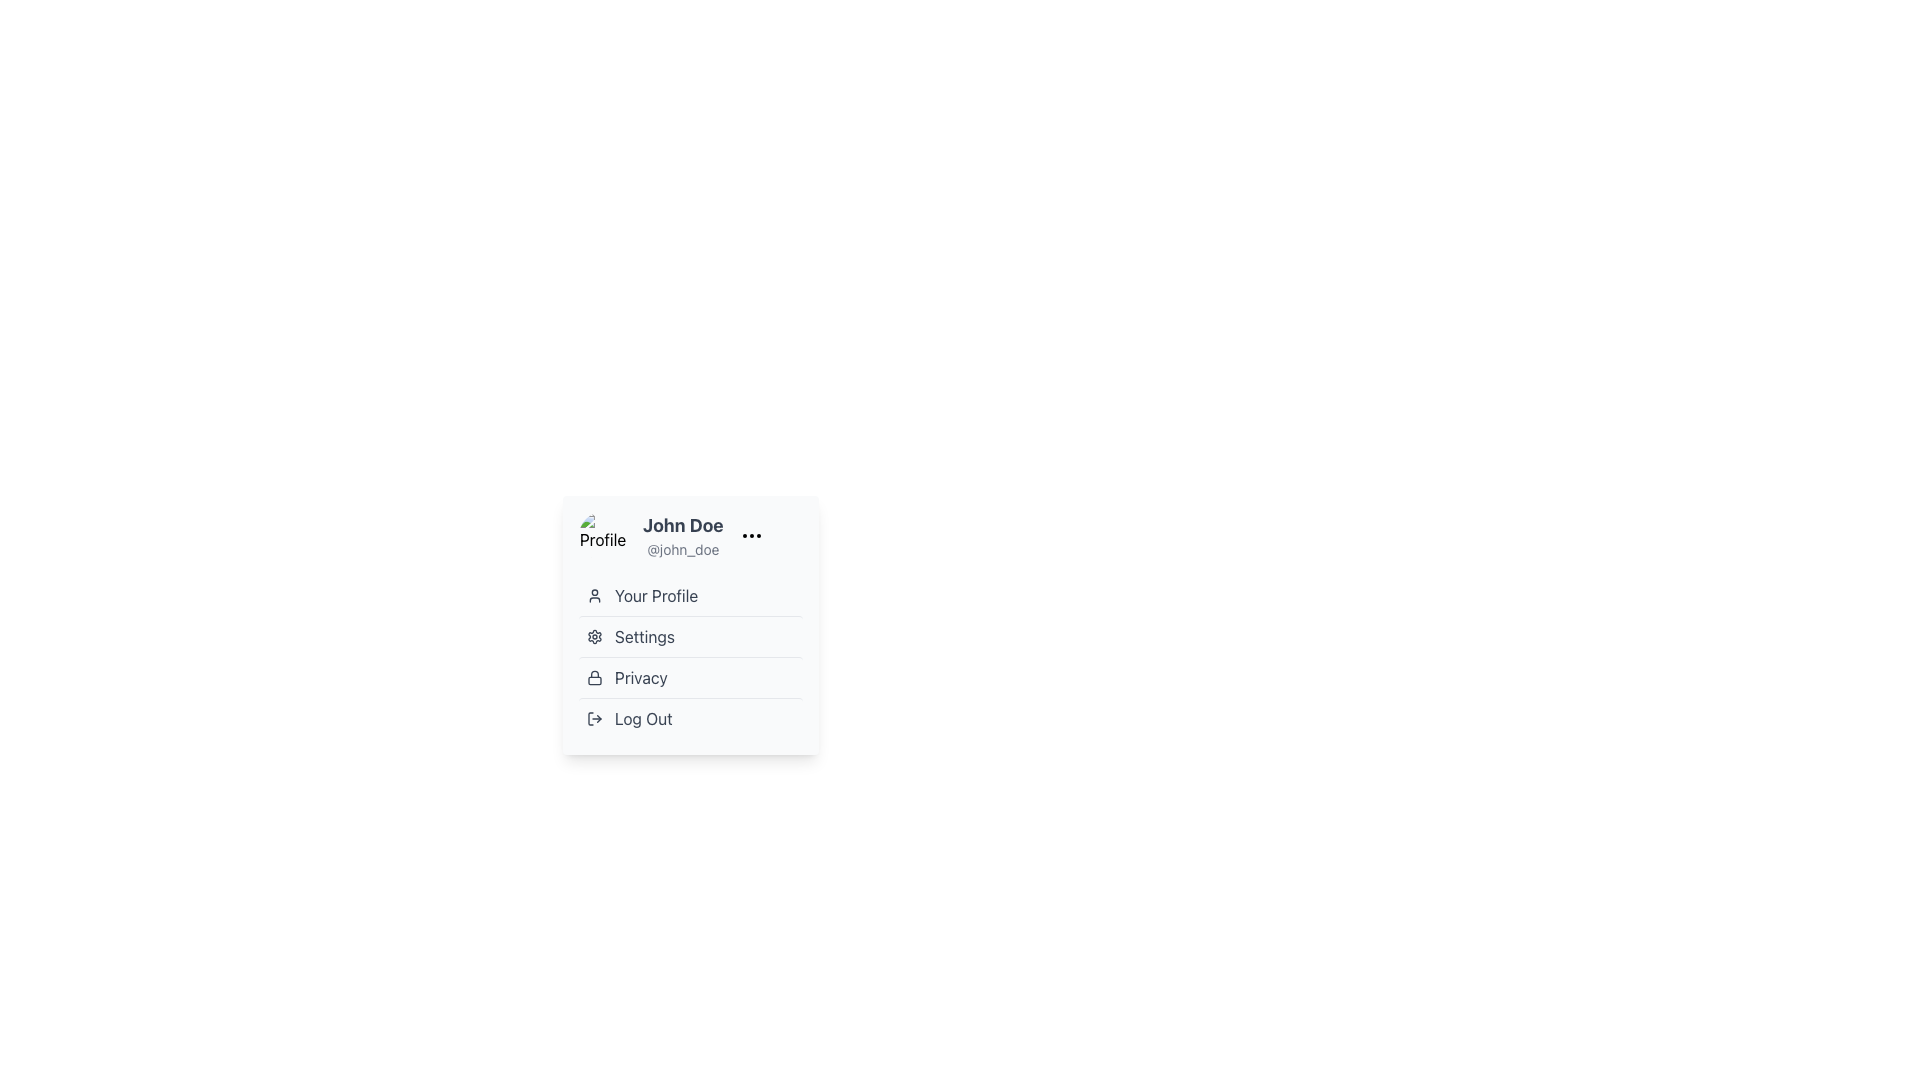 The height and width of the screenshot is (1080, 1920). I want to click on the 'Settings' option located in the dropdown menu, which is positioned below 'Your Profile' and above 'Privacy', so click(691, 636).